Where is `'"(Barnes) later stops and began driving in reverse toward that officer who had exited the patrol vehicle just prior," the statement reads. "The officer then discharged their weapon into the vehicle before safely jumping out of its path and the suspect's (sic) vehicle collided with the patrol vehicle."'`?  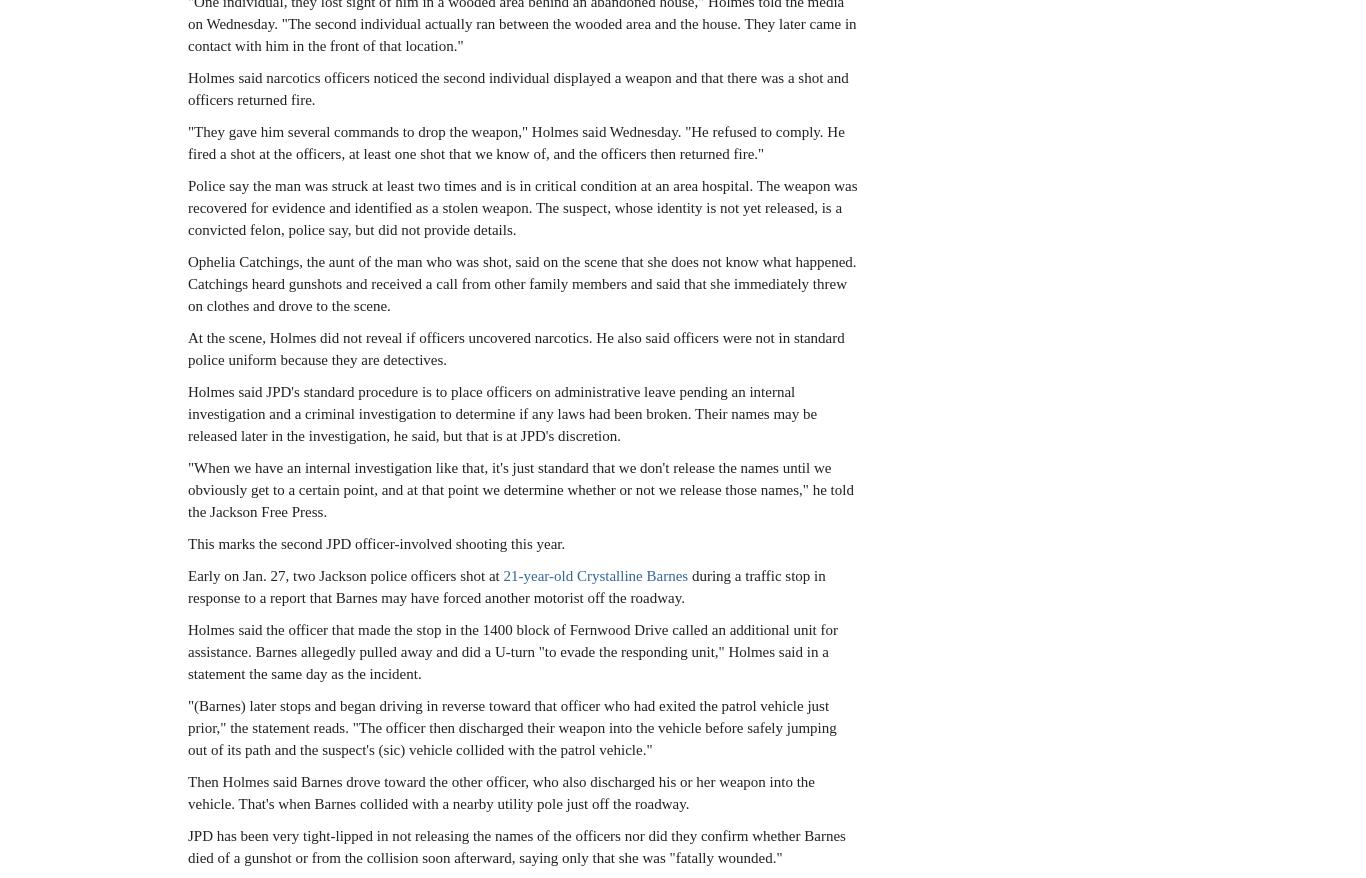
'"(Barnes) later stops and began driving in reverse toward that officer who had exited the patrol vehicle just prior," the statement reads. "The officer then discharged their weapon into the vehicle before safely jumping out of its path and the suspect's (sic) vehicle collided with the patrol vehicle."' is located at coordinates (511, 725).